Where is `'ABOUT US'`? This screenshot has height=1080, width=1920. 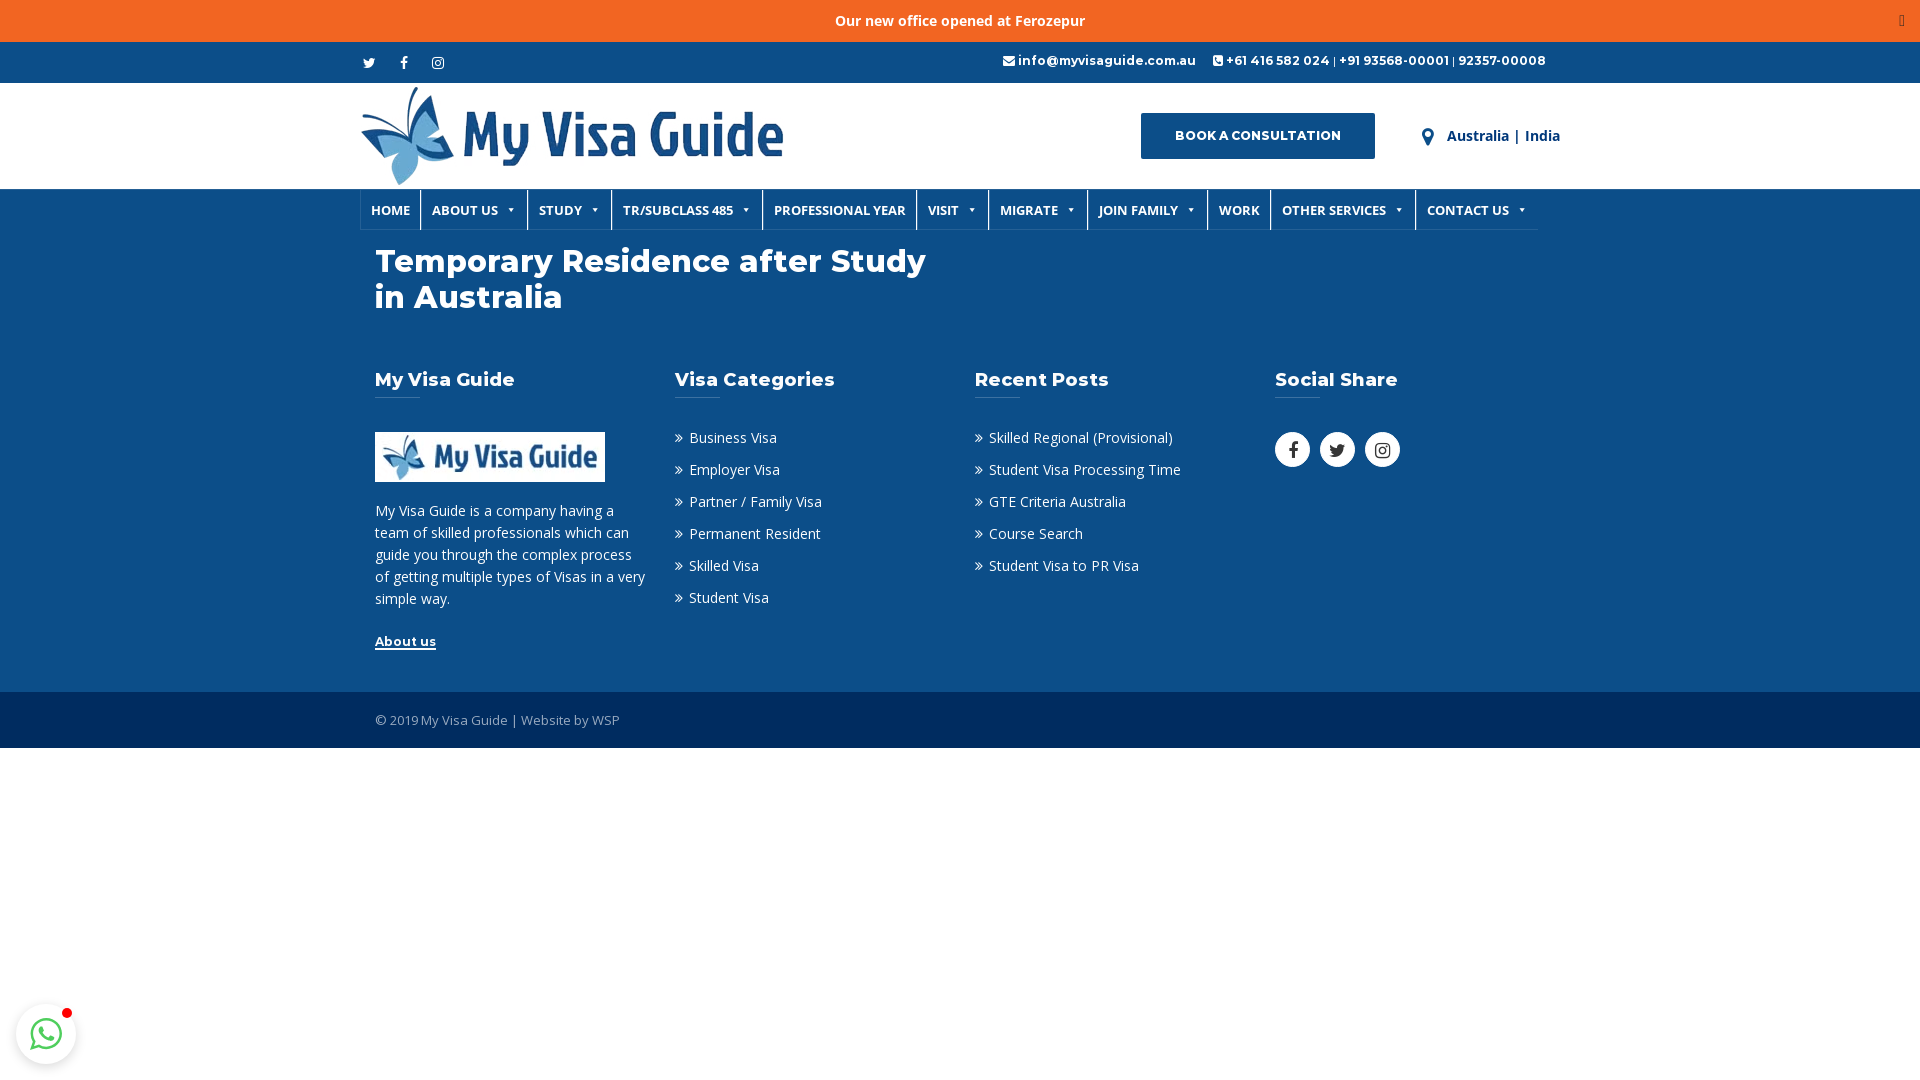
'ABOUT US' is located at coordinates (420, 209).